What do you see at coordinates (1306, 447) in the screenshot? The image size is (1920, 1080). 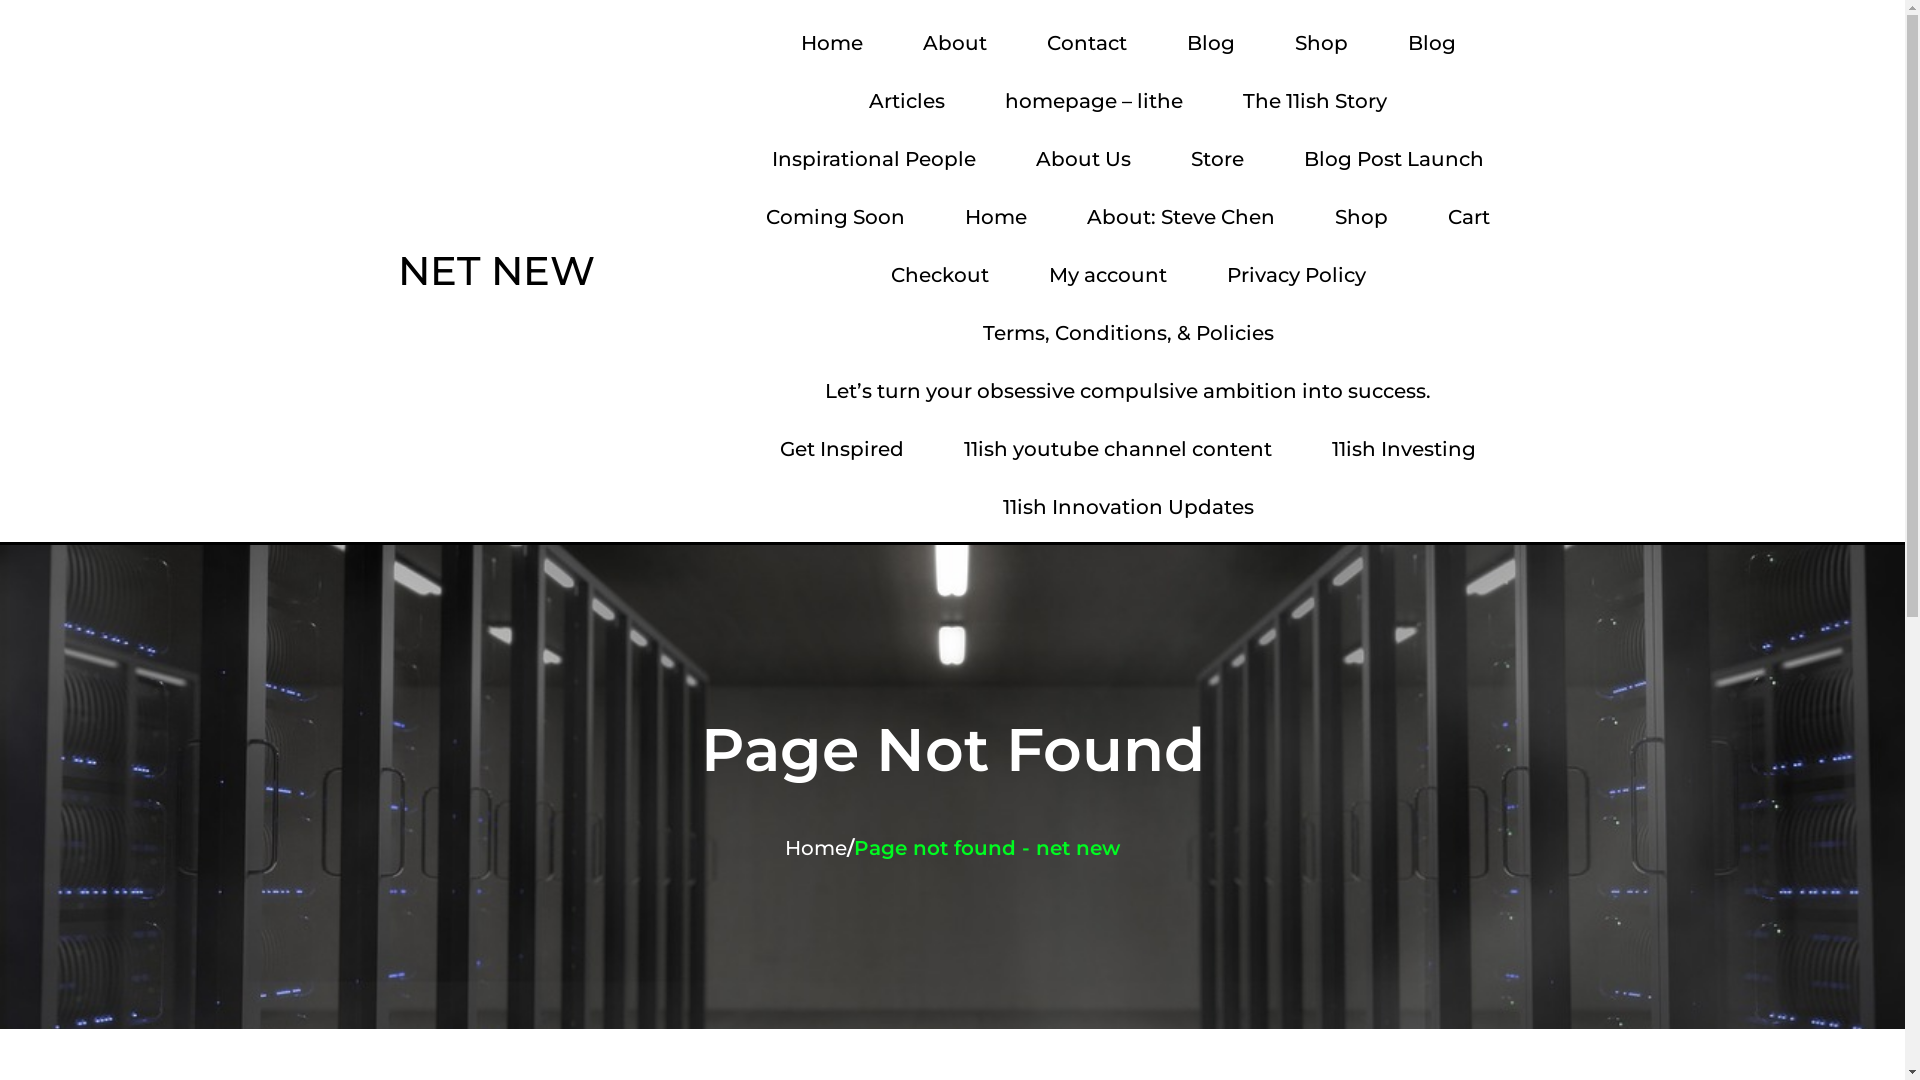 I see `'11ish Investing'` at bounding box center [1306, 447].